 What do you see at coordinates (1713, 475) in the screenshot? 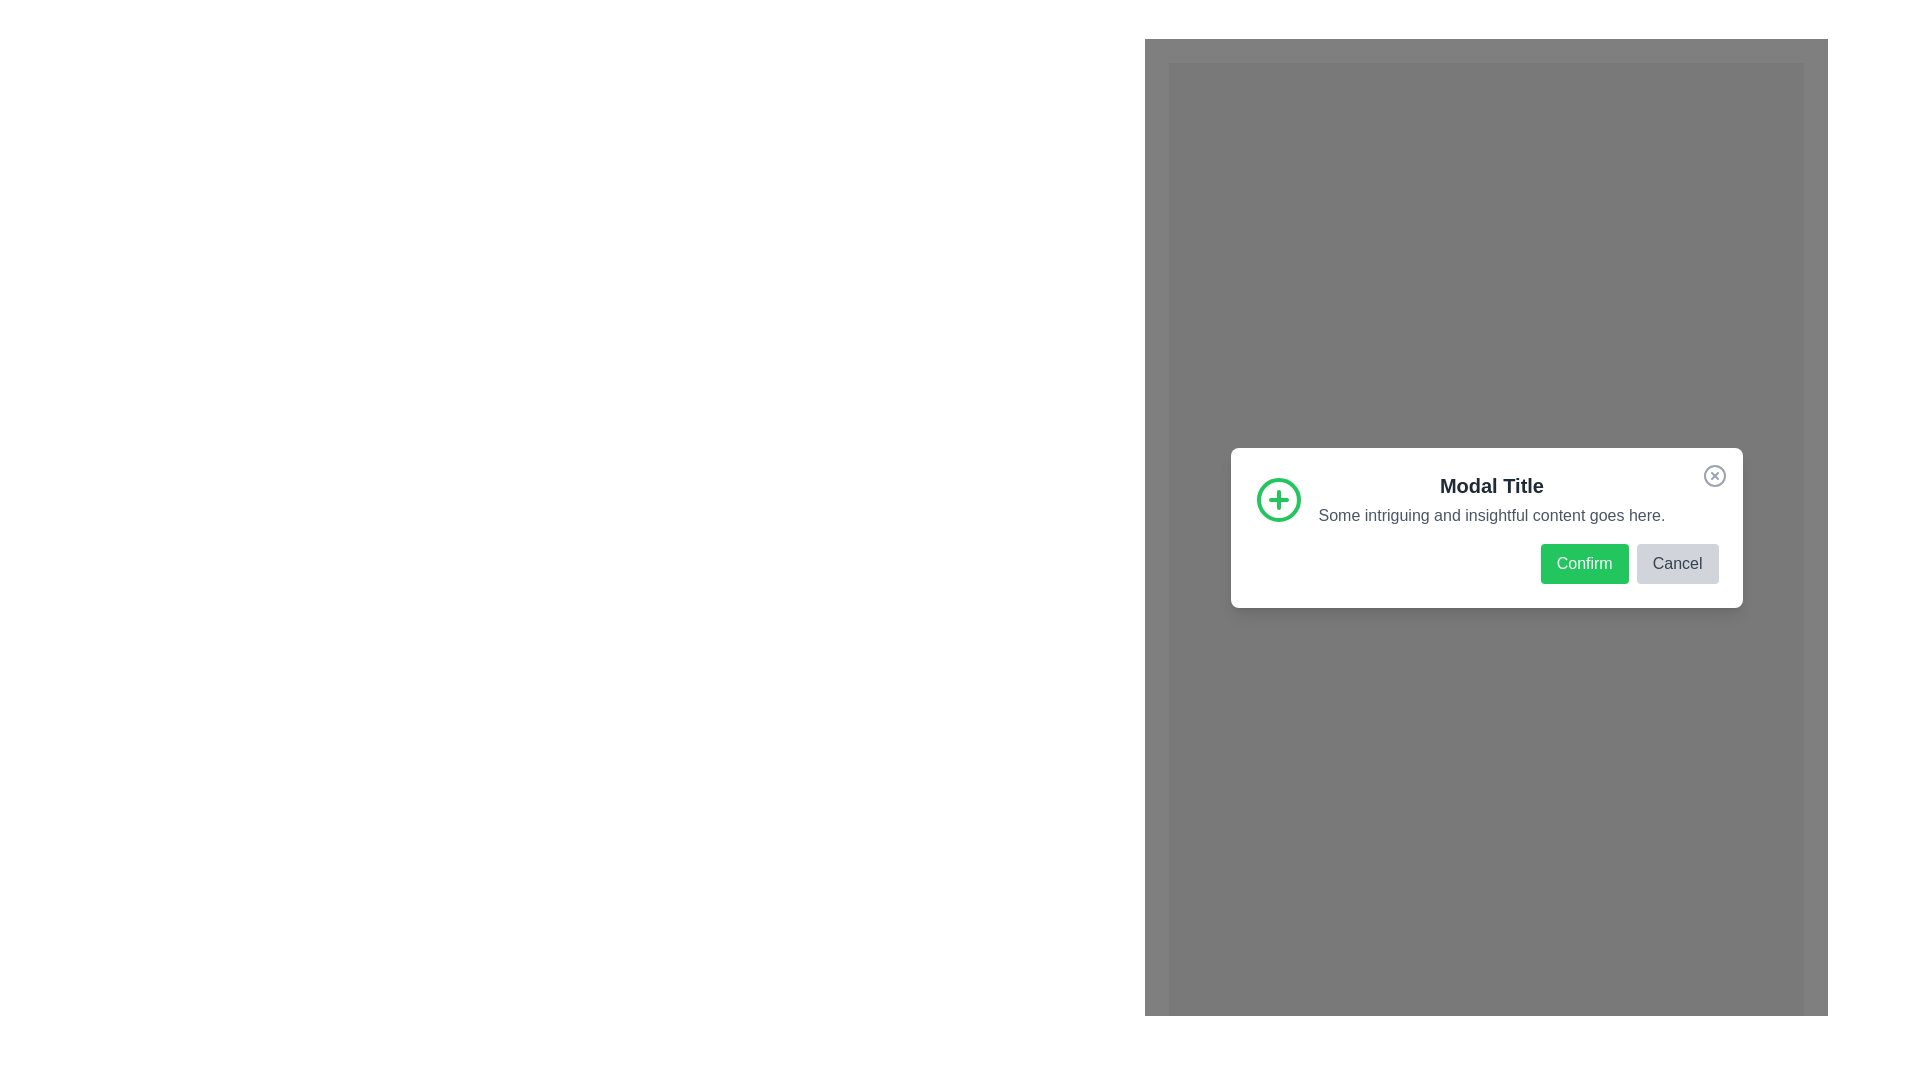
I see `the close button located at the top-right corner of the modal dialog to observe styling changes` at bounding box center [1713, 475].